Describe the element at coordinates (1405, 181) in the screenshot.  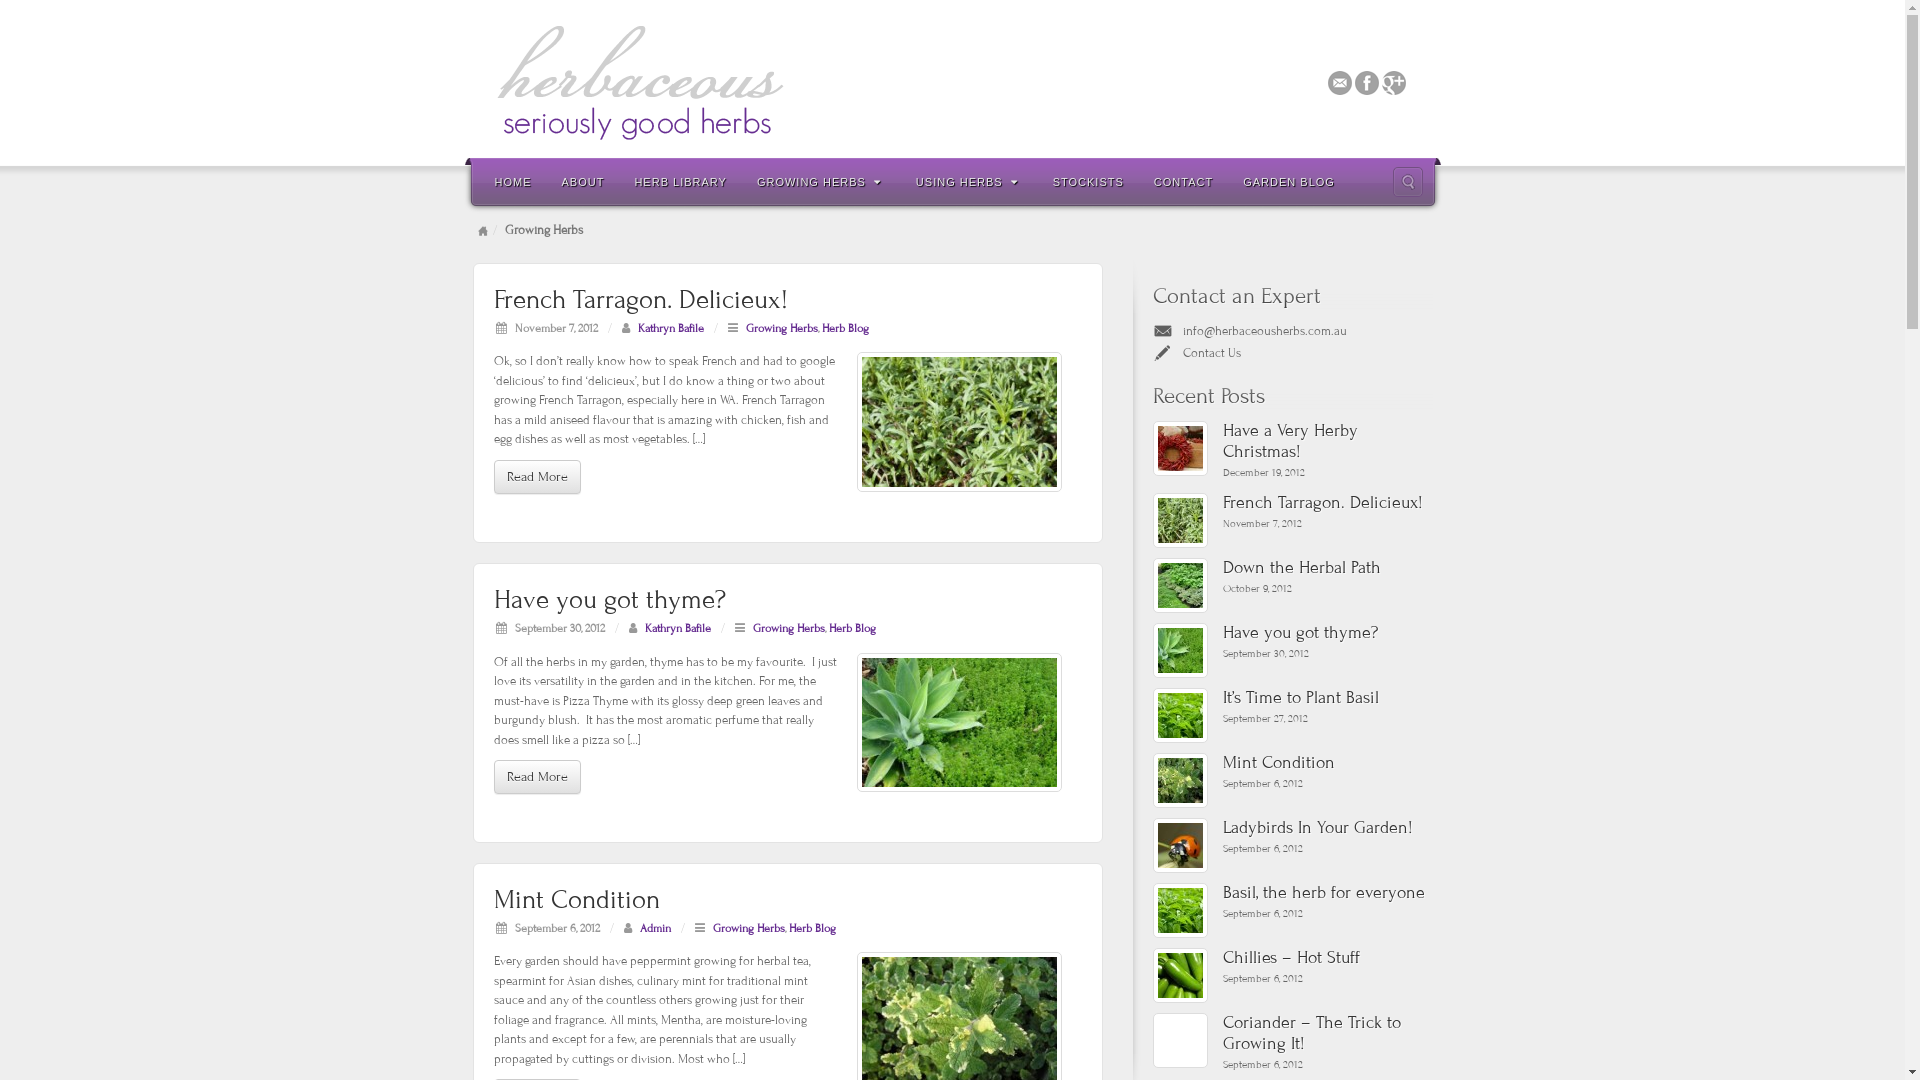
I see `'Search the site...'` at that location.